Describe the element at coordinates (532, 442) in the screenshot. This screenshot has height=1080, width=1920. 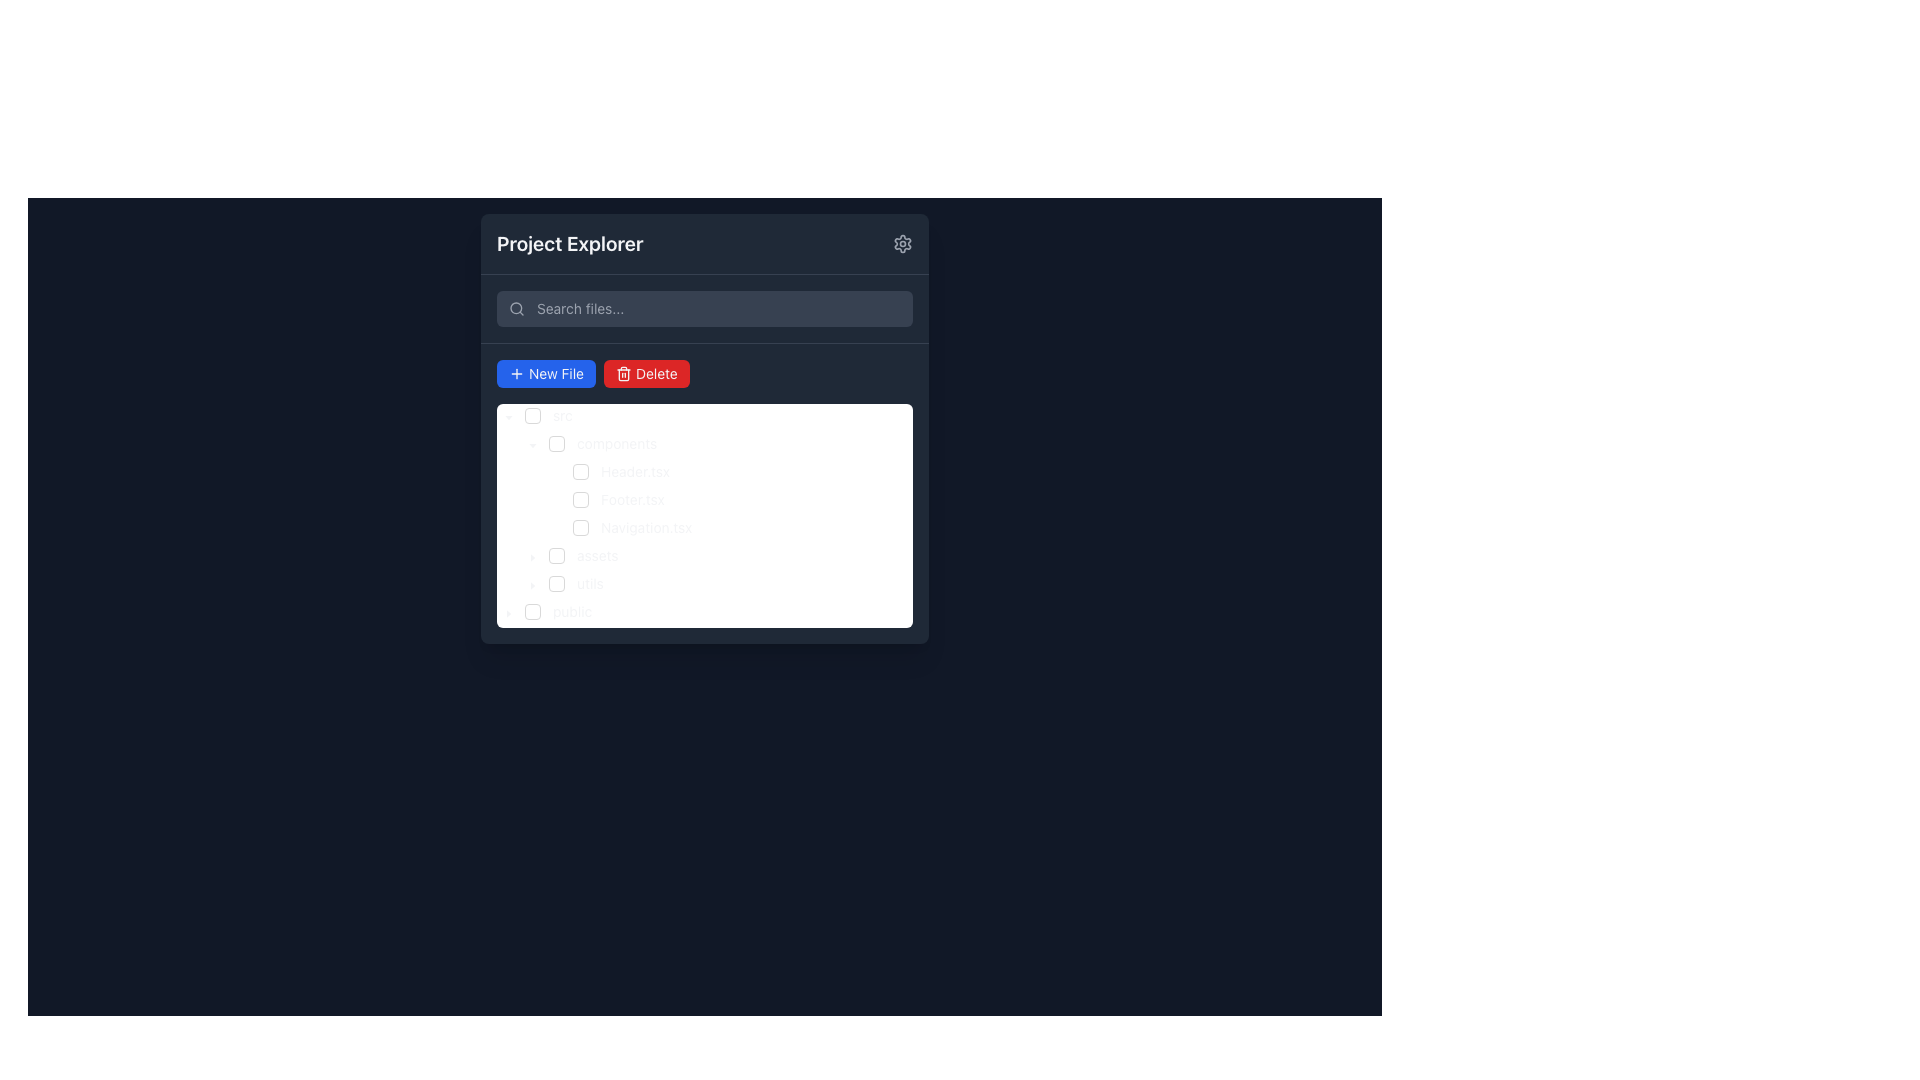
I see `the Tree node toggle control for the 'components' node to receive visual feedback` at that location.